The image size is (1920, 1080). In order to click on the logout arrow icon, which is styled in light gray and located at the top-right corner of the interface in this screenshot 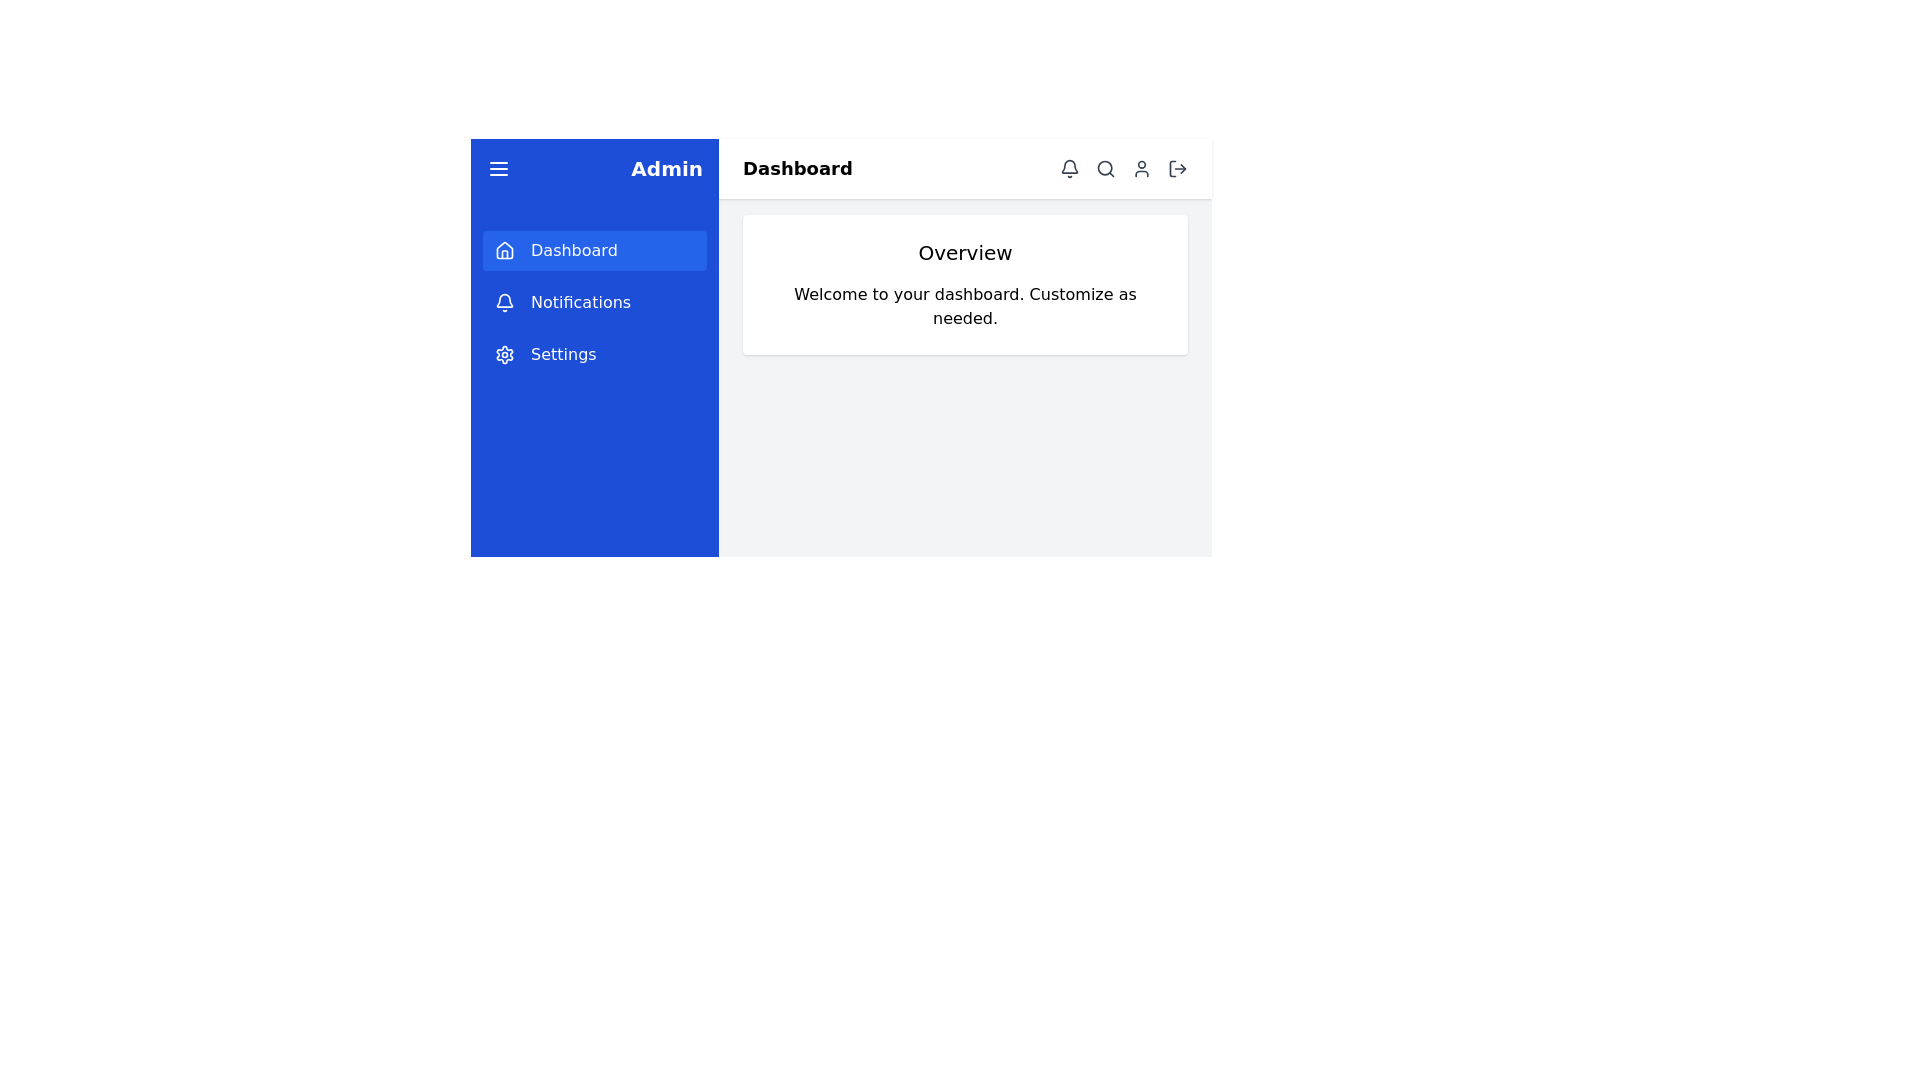, I will do `click(1177, 168)`.